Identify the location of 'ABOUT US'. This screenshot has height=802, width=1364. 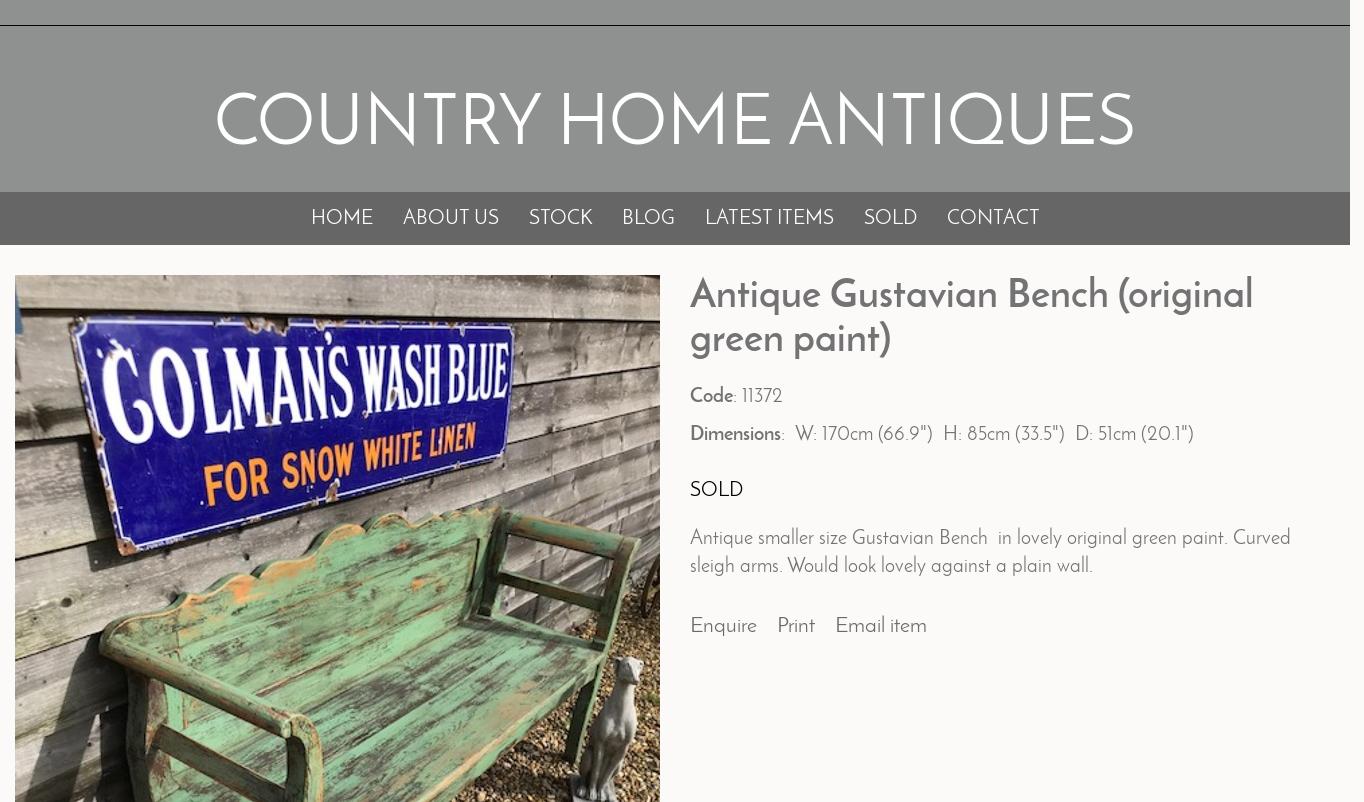
(448, 218).